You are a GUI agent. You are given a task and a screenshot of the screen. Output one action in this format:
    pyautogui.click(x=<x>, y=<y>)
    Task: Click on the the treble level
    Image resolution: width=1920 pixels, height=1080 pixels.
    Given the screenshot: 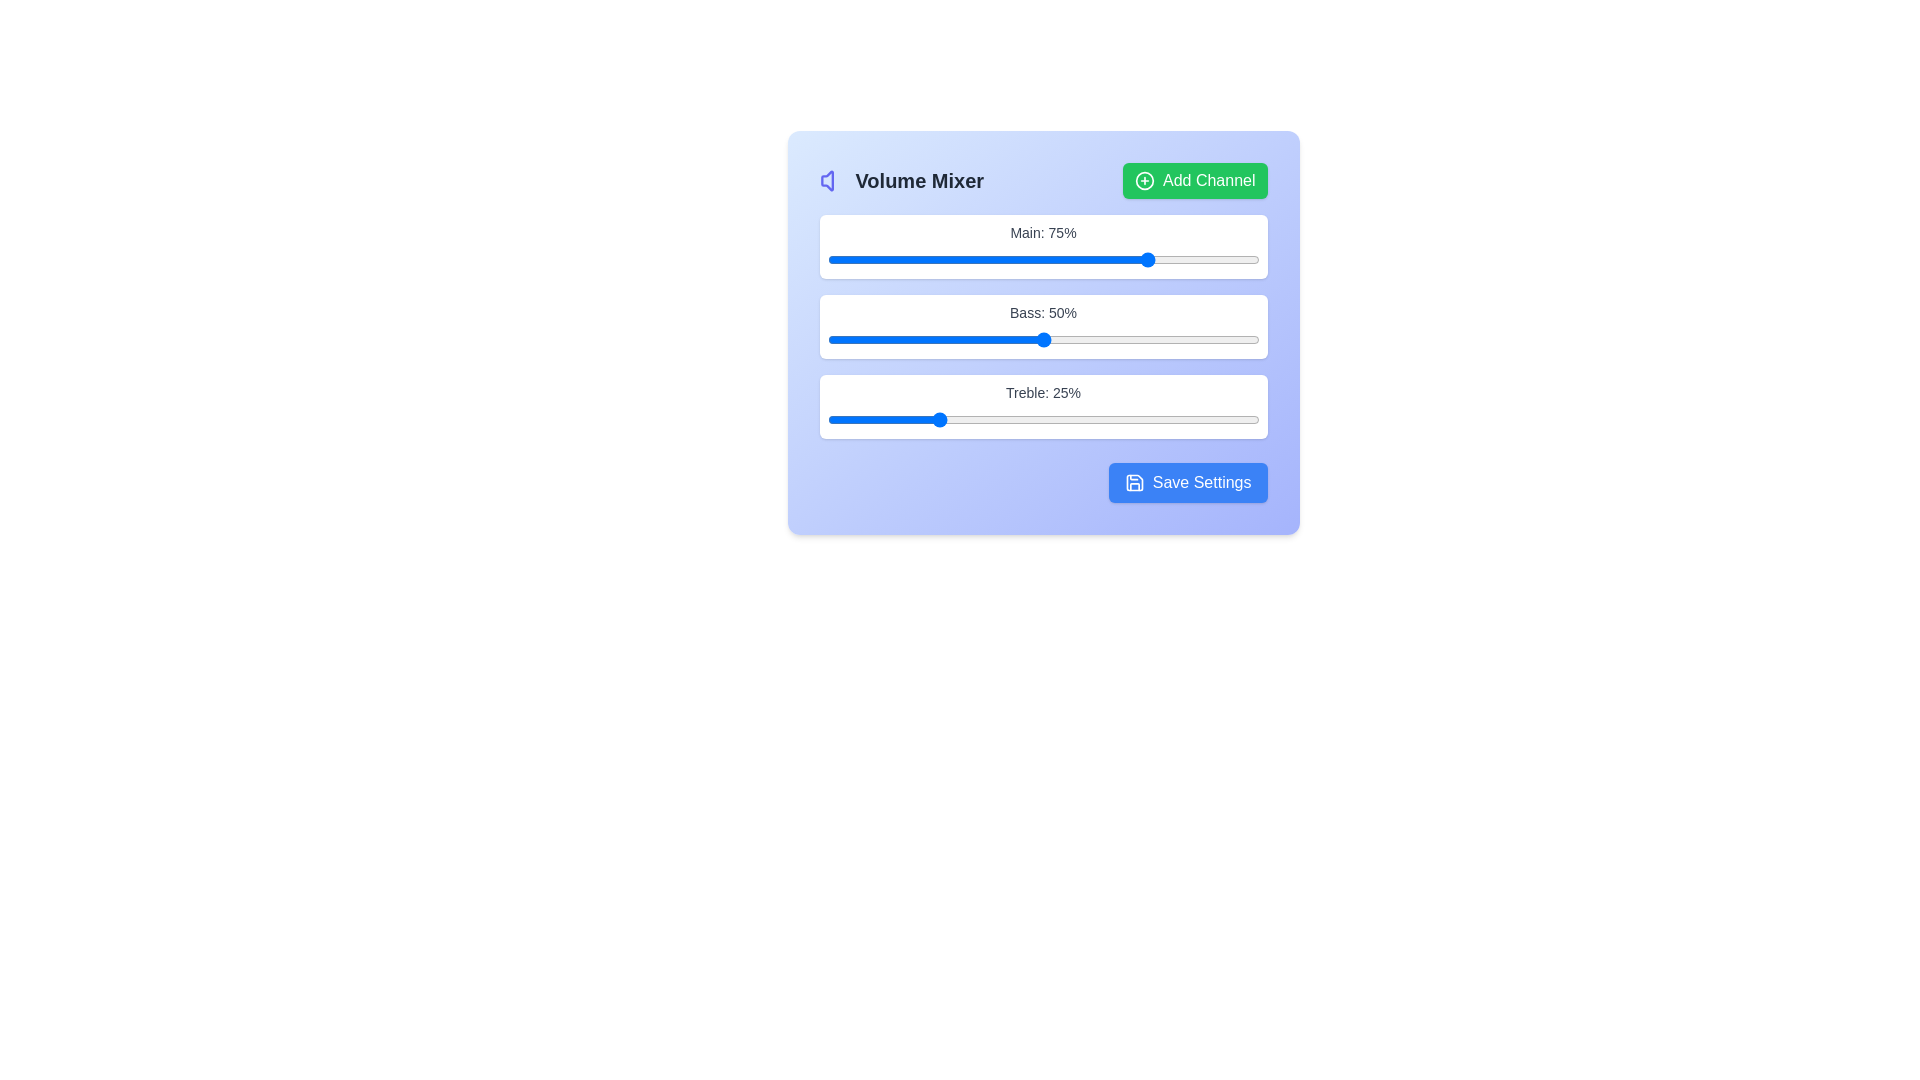 What is the action you would take?
    pyautogui.click(x=1177, y=419)
    